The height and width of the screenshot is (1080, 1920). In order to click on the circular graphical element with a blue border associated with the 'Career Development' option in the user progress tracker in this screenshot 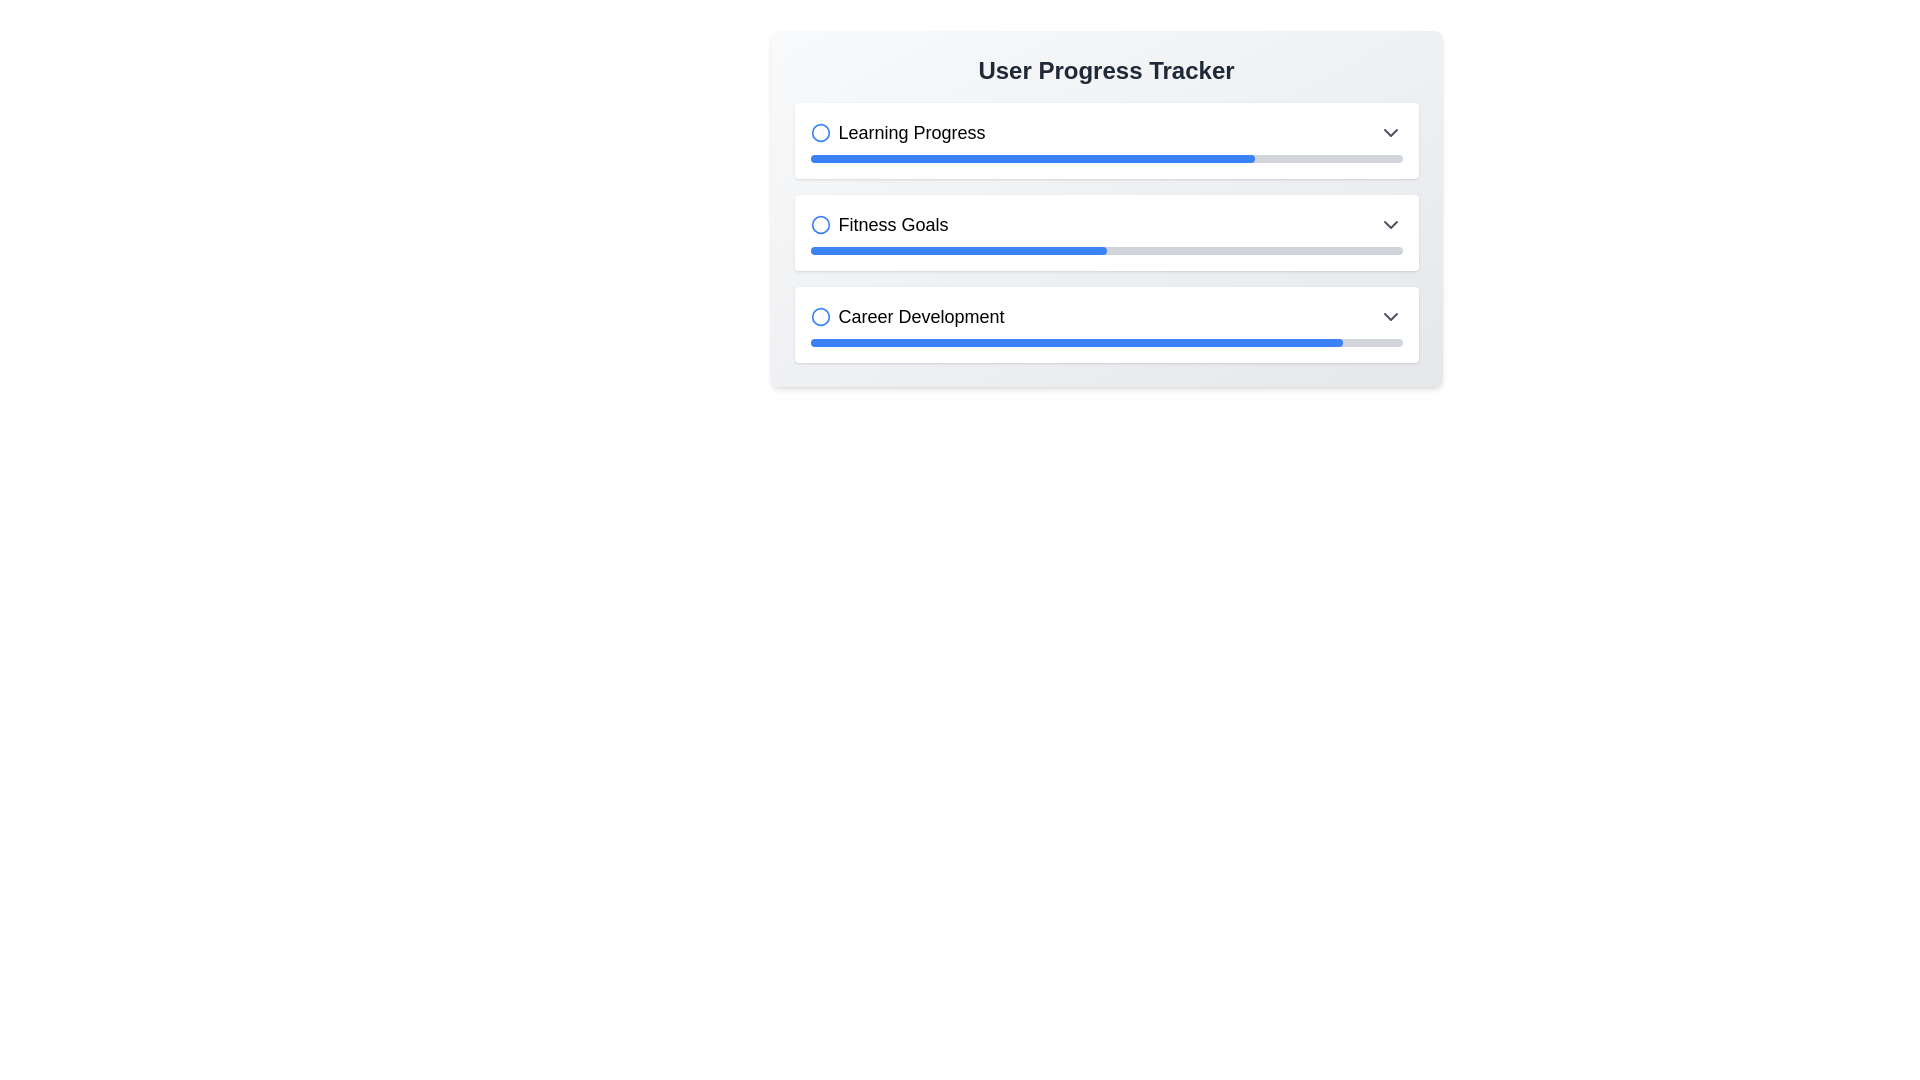, I will do `click(820, 315)`.